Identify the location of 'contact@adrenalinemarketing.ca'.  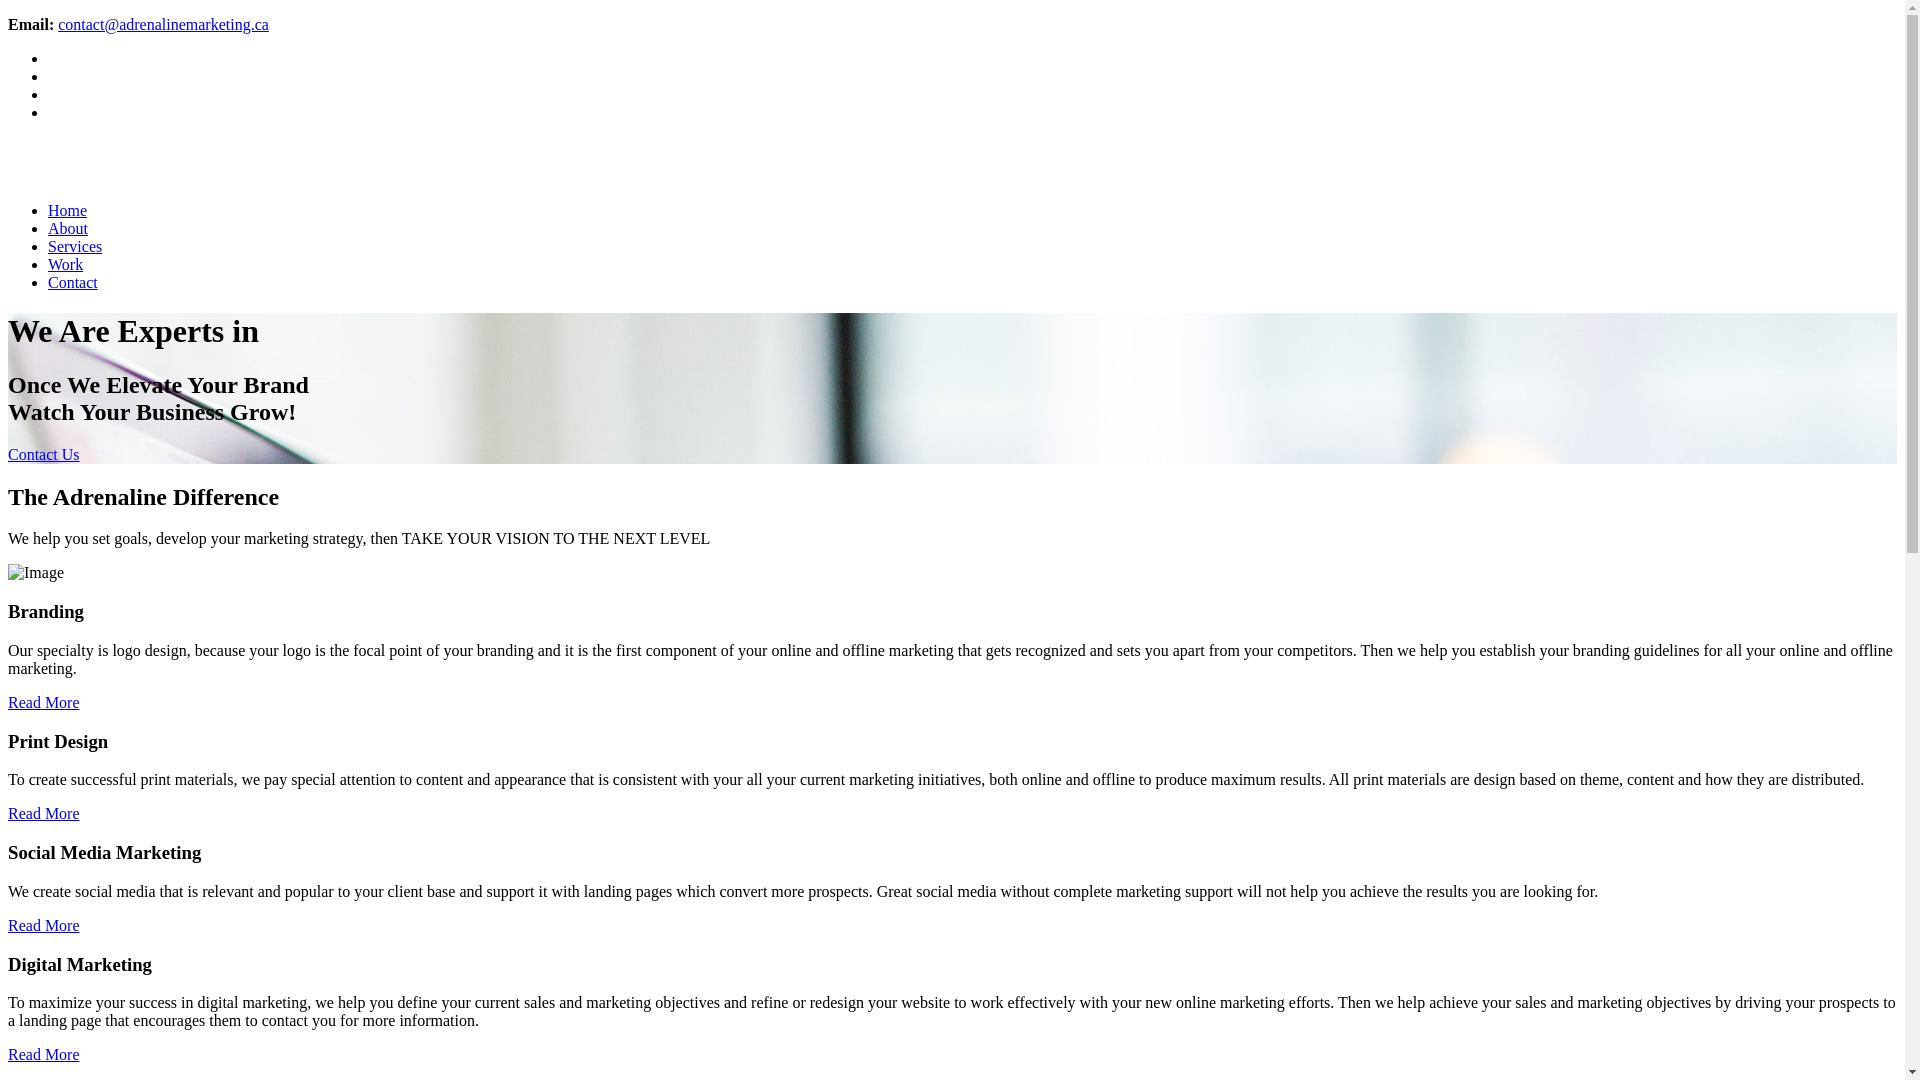
(163, 24).